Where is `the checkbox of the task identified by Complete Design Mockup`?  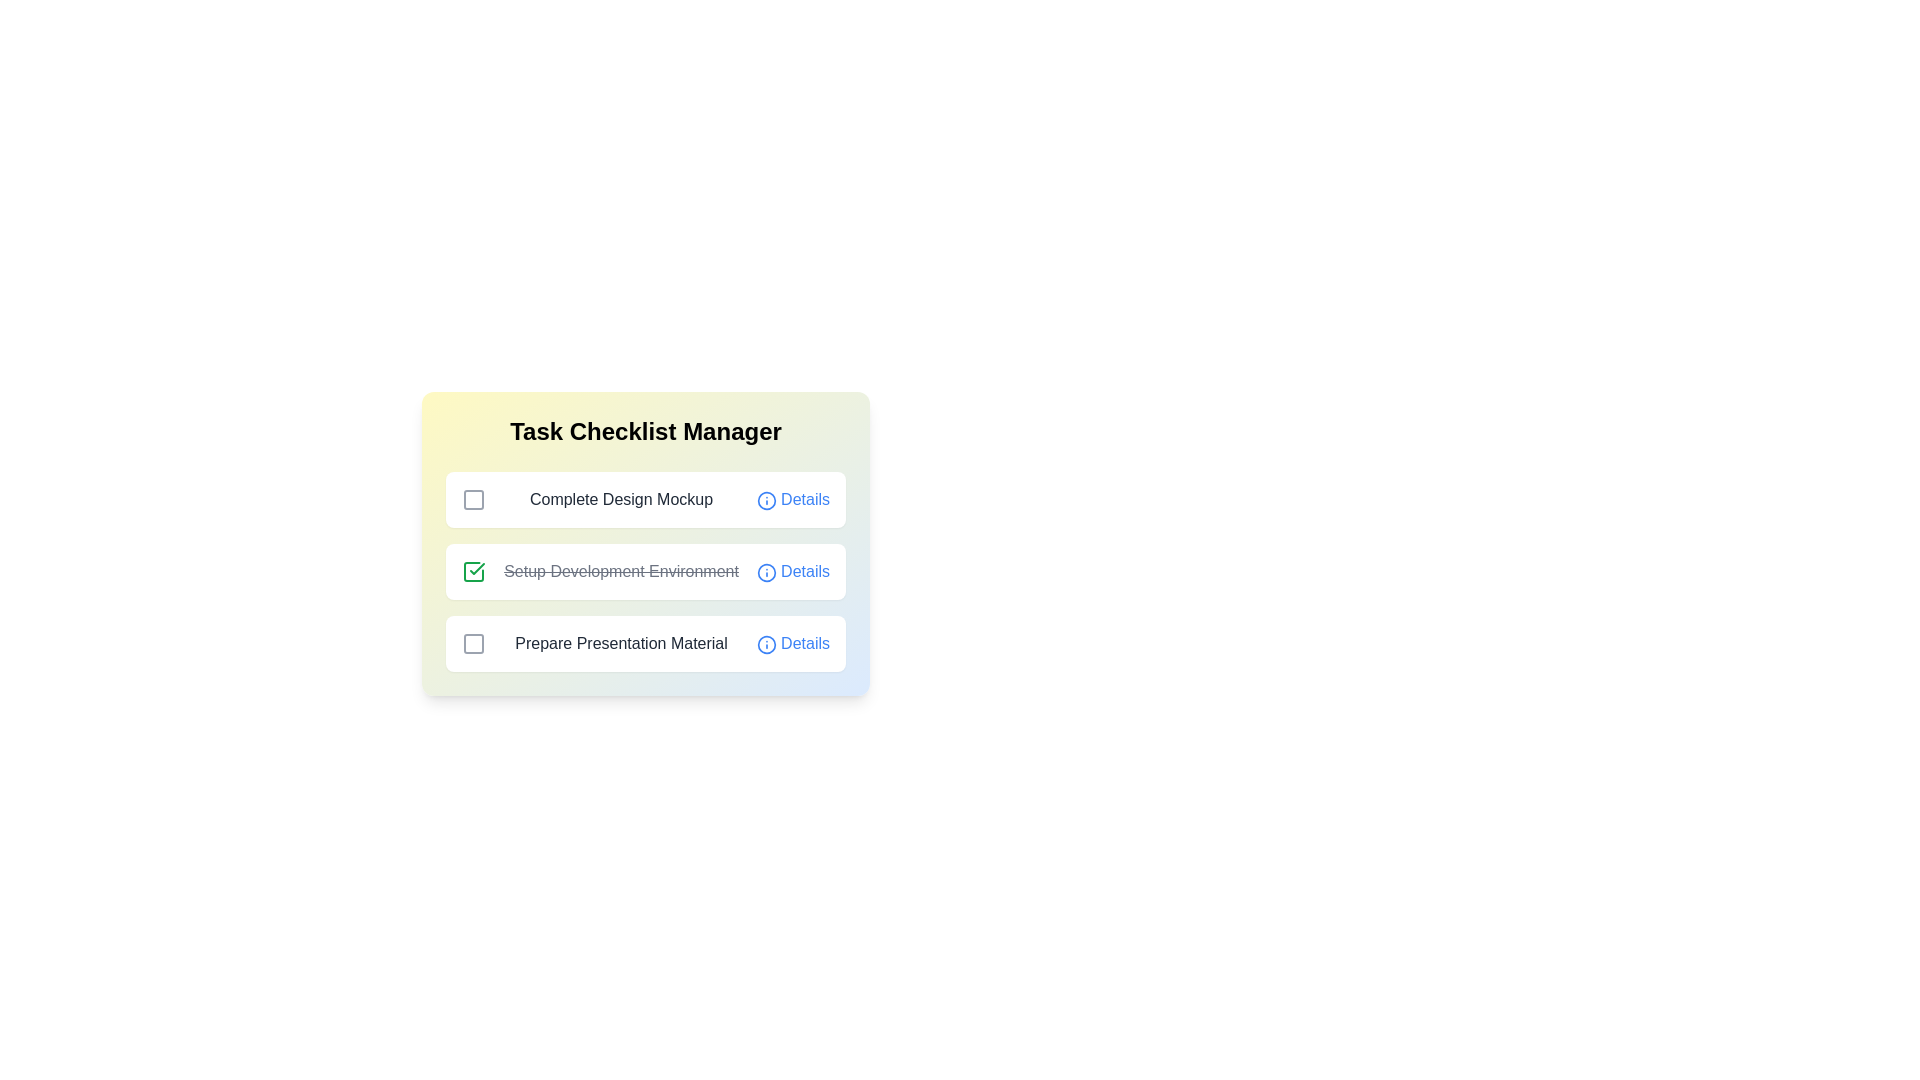
the checkbox of the task identified by Complete Design Mockup is located at coordinates (473, 499).